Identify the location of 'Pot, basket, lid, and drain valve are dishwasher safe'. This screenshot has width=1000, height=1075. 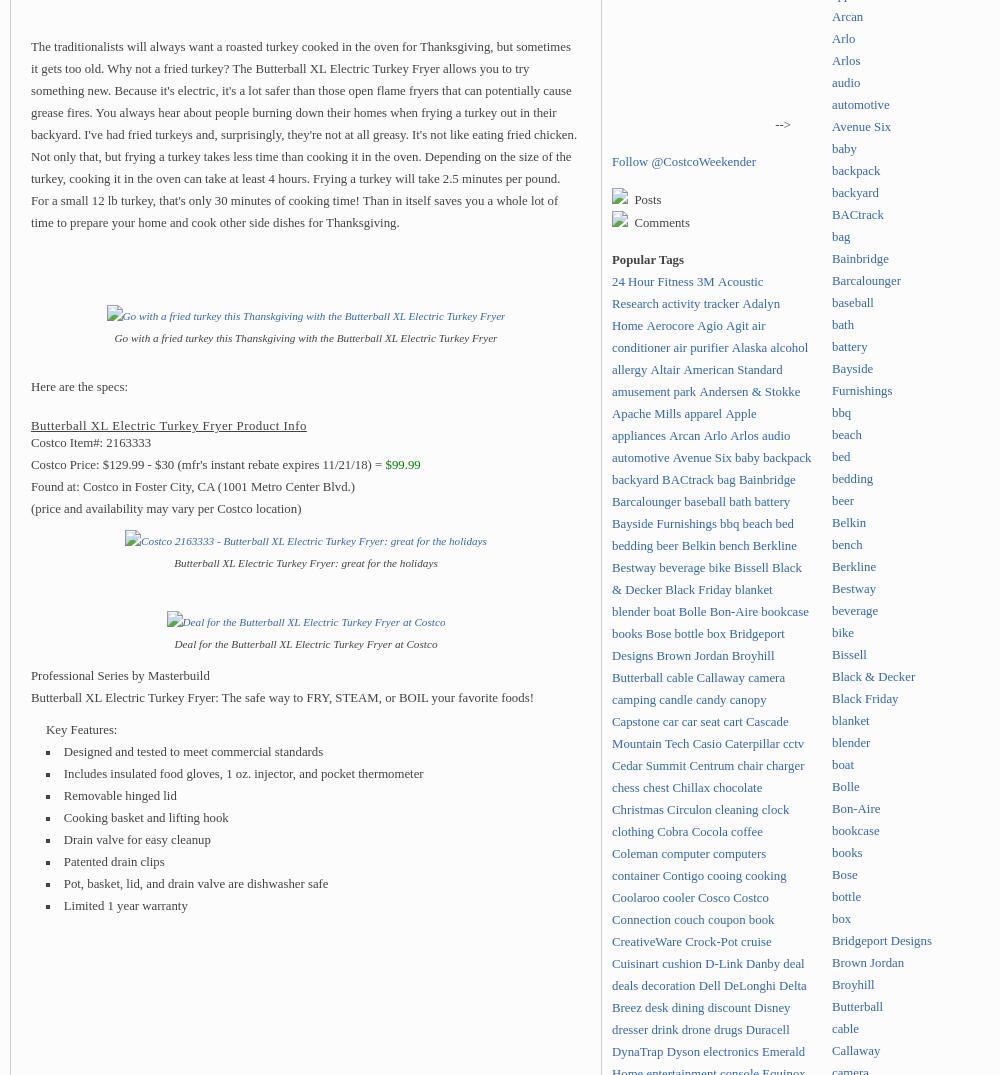
(62, 882).